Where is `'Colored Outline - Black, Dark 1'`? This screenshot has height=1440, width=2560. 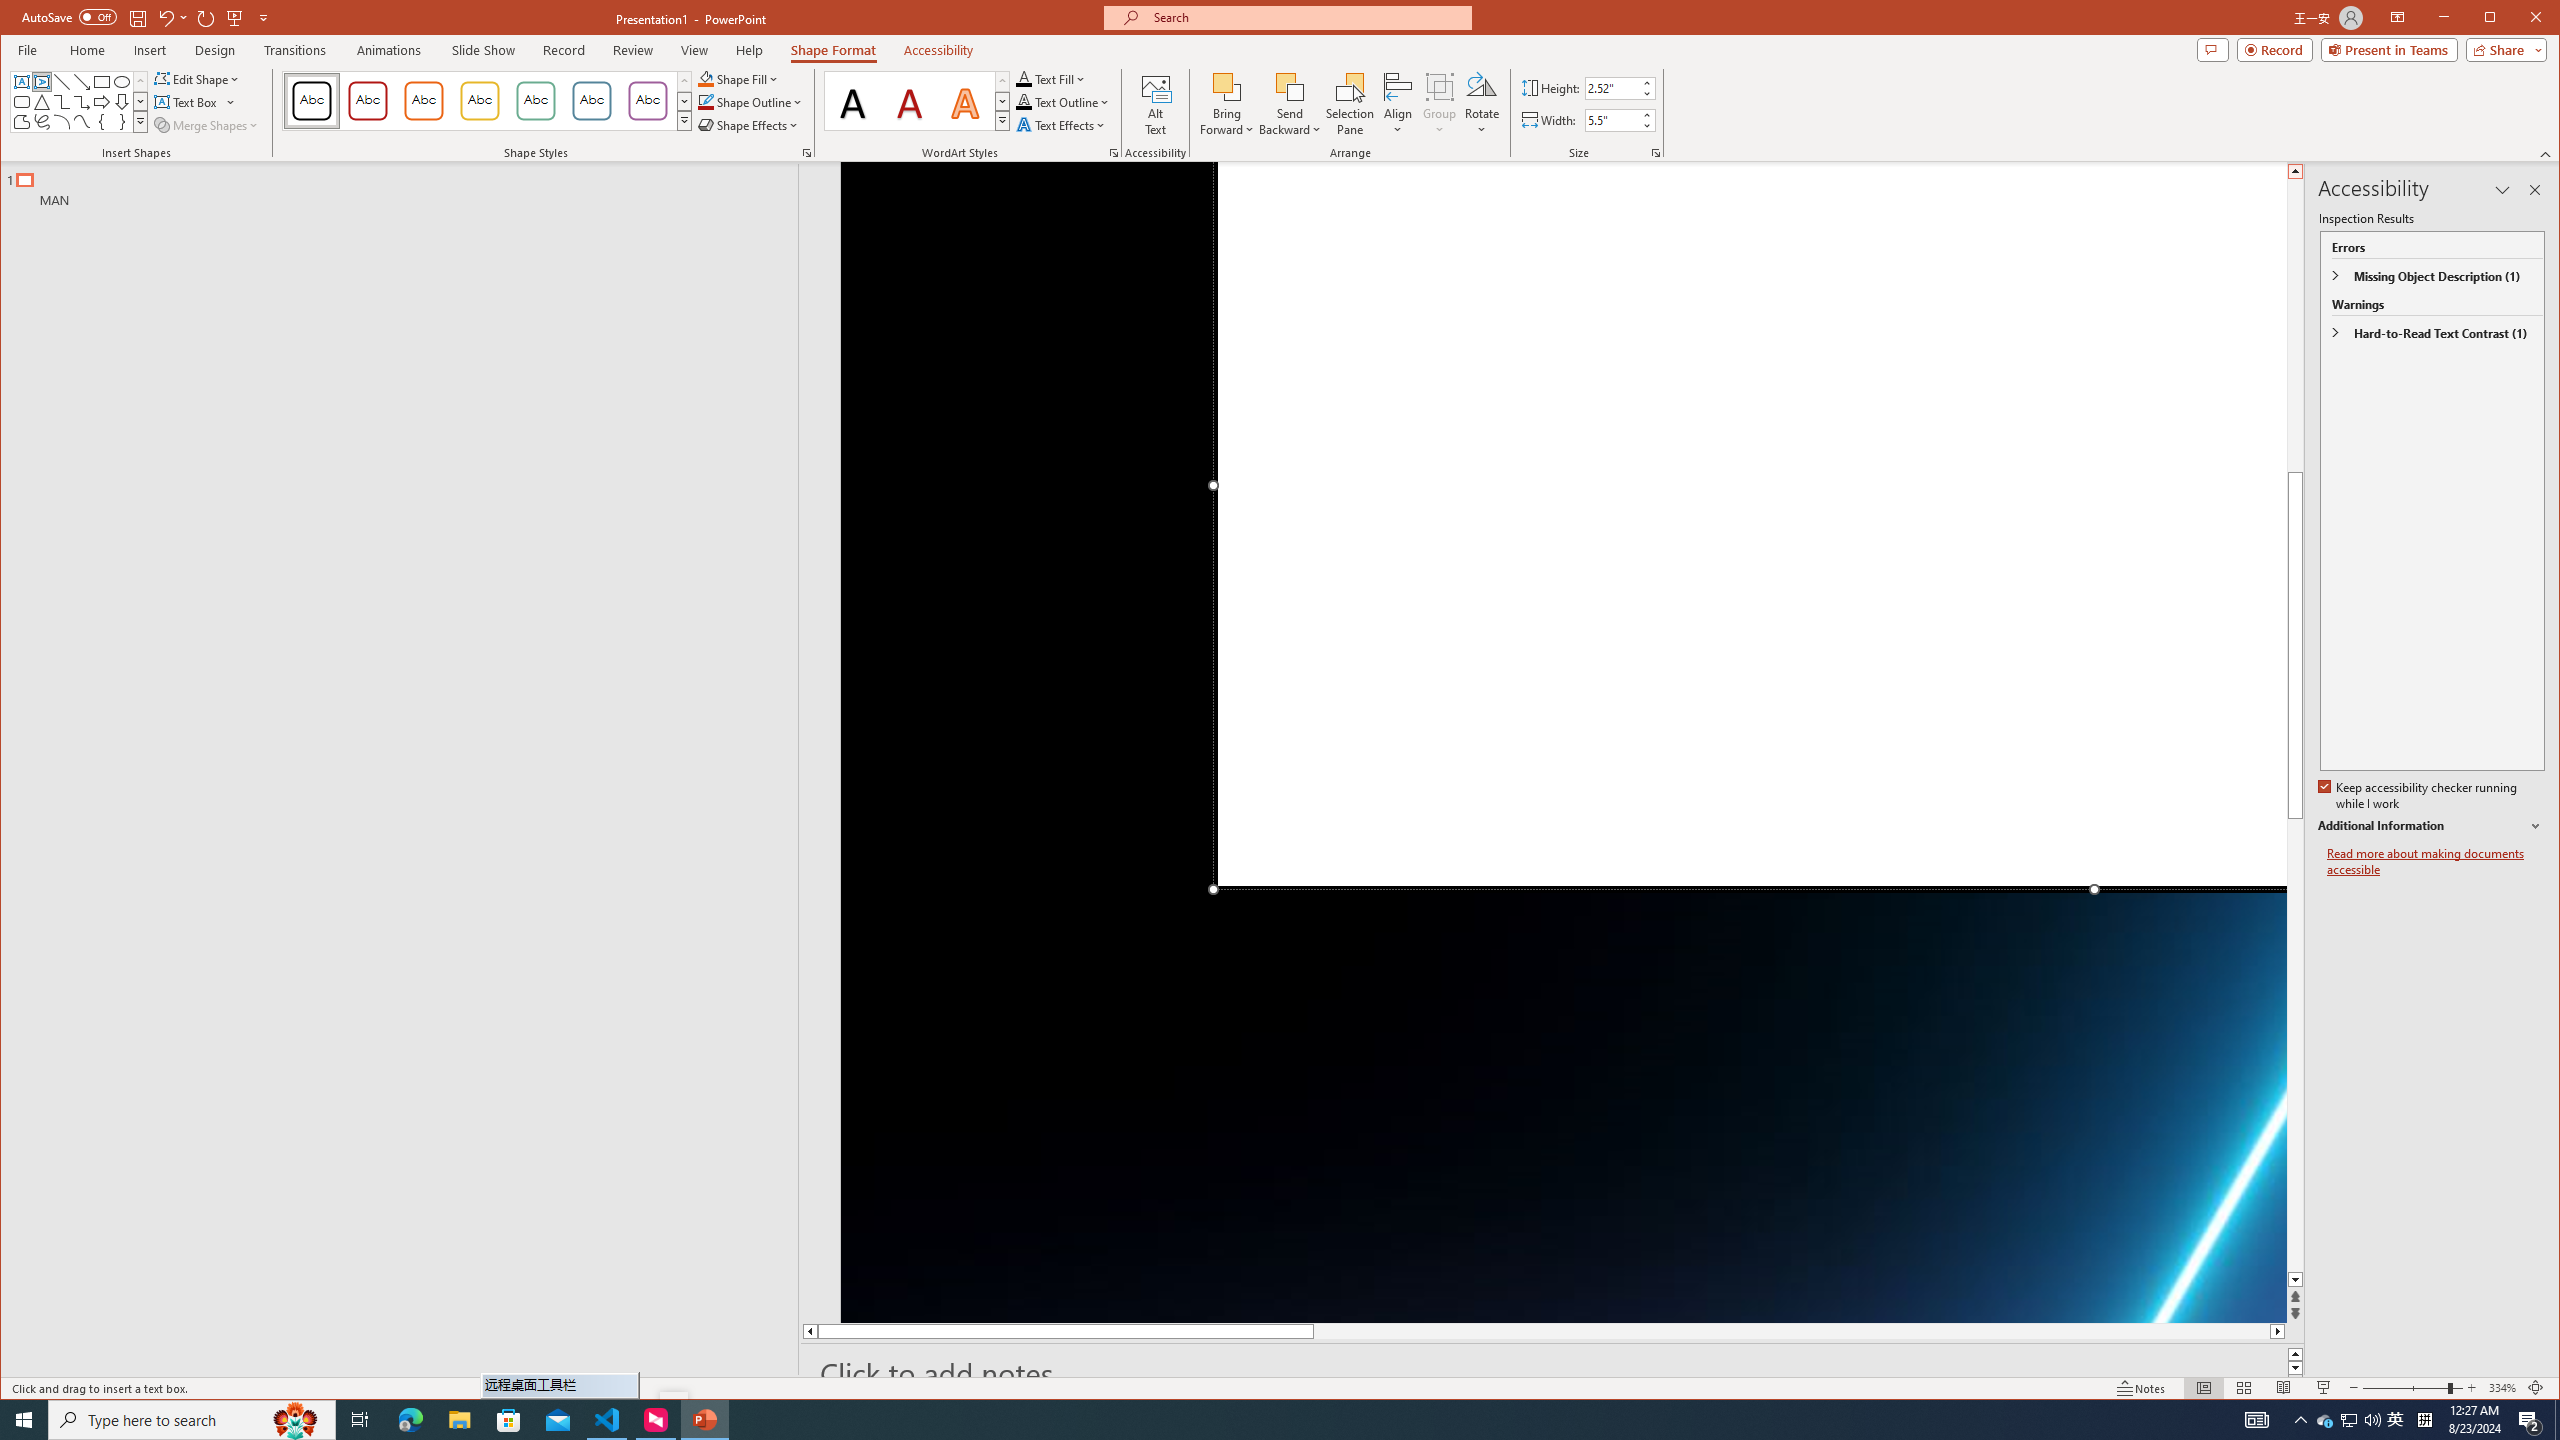
'Colored Outline - Black, Dark 1' is located at coordinates (311, 100).